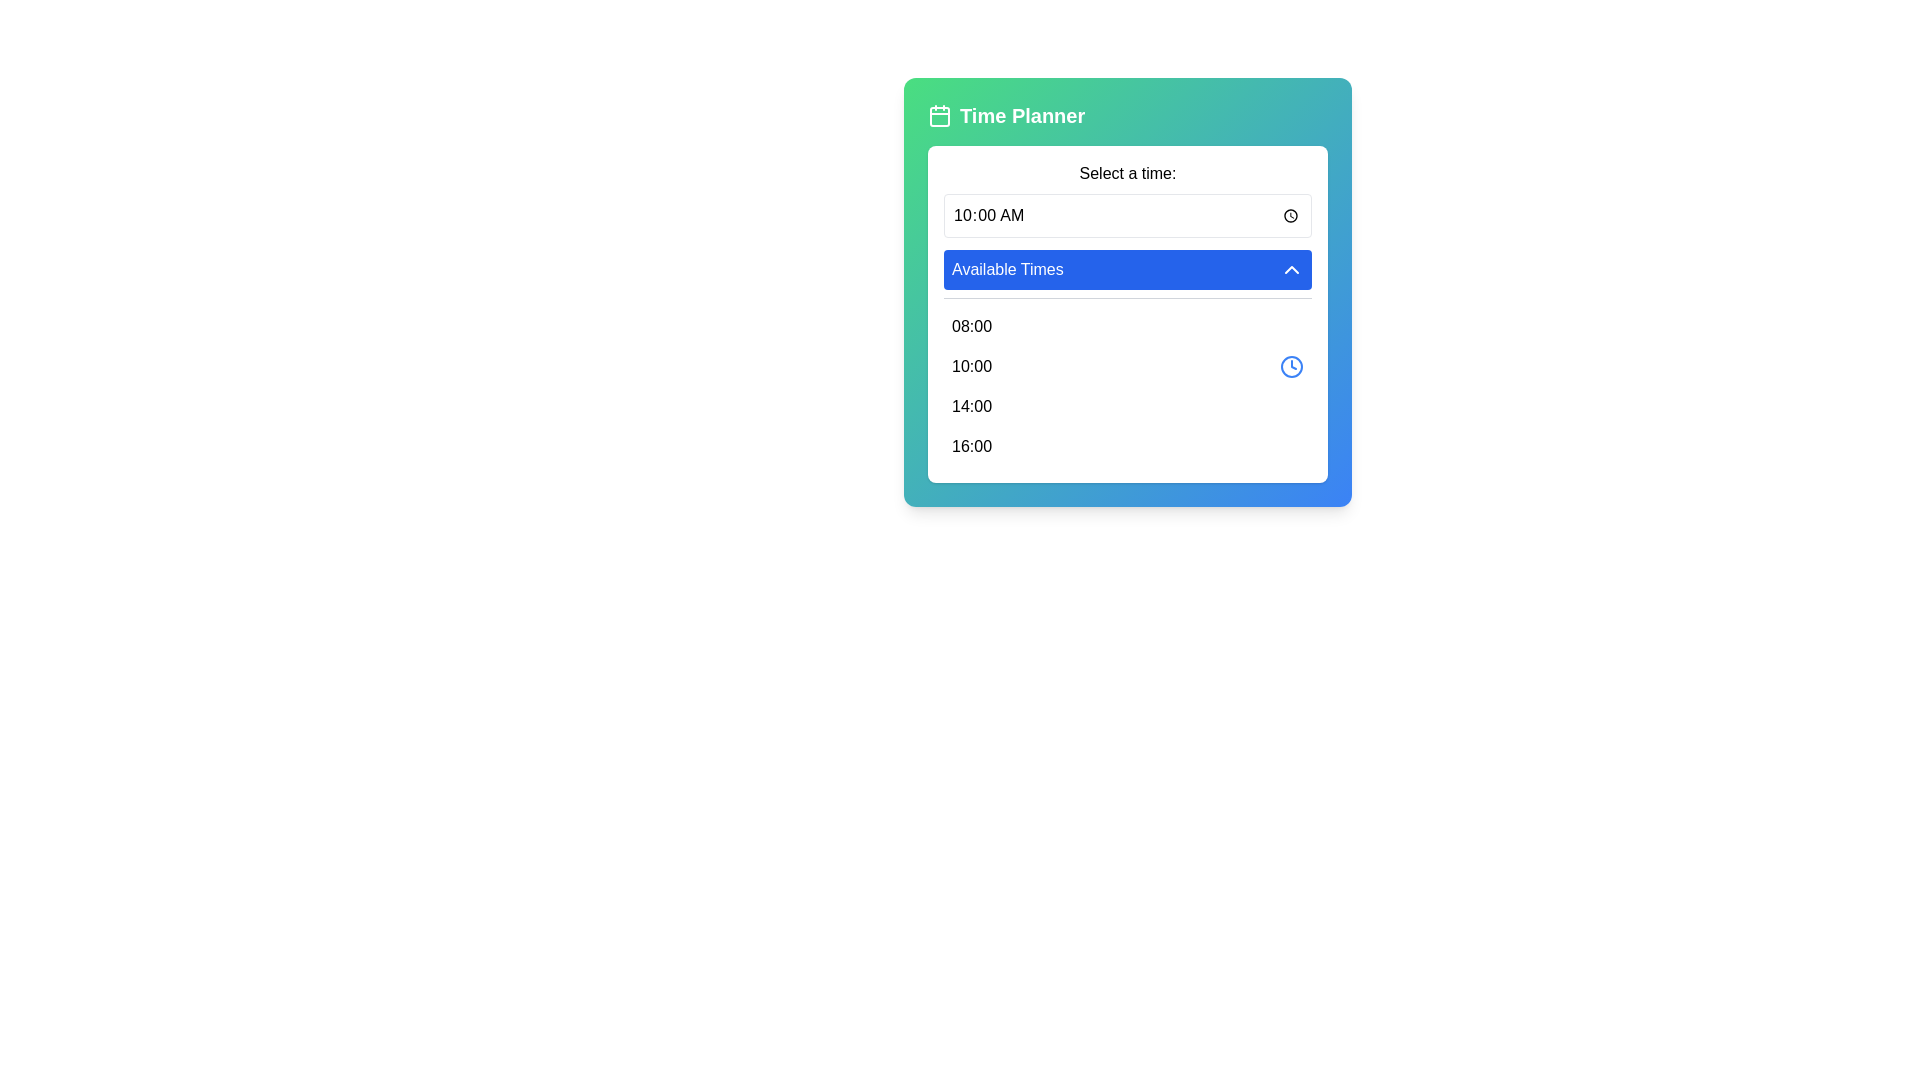 The height and width of the screenshot is (1080, 1920). I want to click on the upward-pointing arrow icon within the 'Available Times' button, so click(1291, 270).